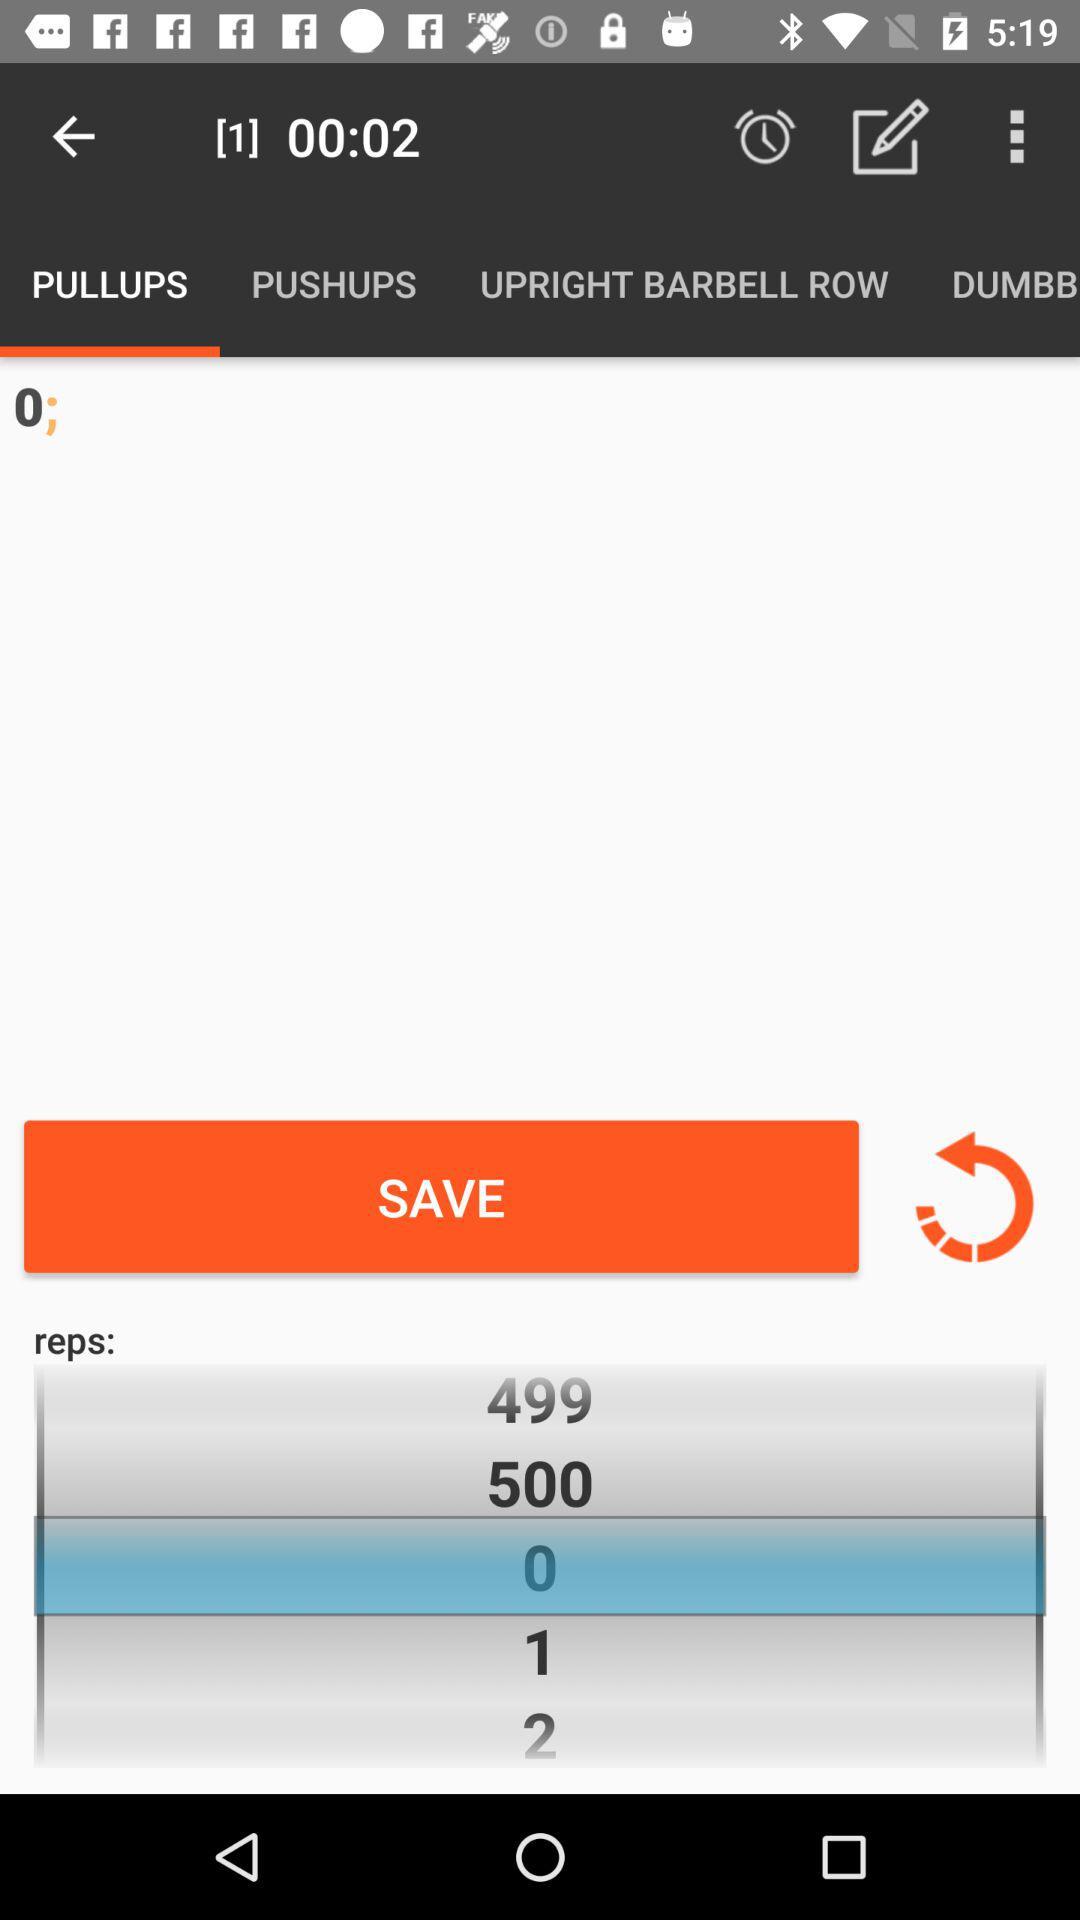  Describe the element at coordinates (973, 1196) in the screenshot. I see `undo changes` at that location.